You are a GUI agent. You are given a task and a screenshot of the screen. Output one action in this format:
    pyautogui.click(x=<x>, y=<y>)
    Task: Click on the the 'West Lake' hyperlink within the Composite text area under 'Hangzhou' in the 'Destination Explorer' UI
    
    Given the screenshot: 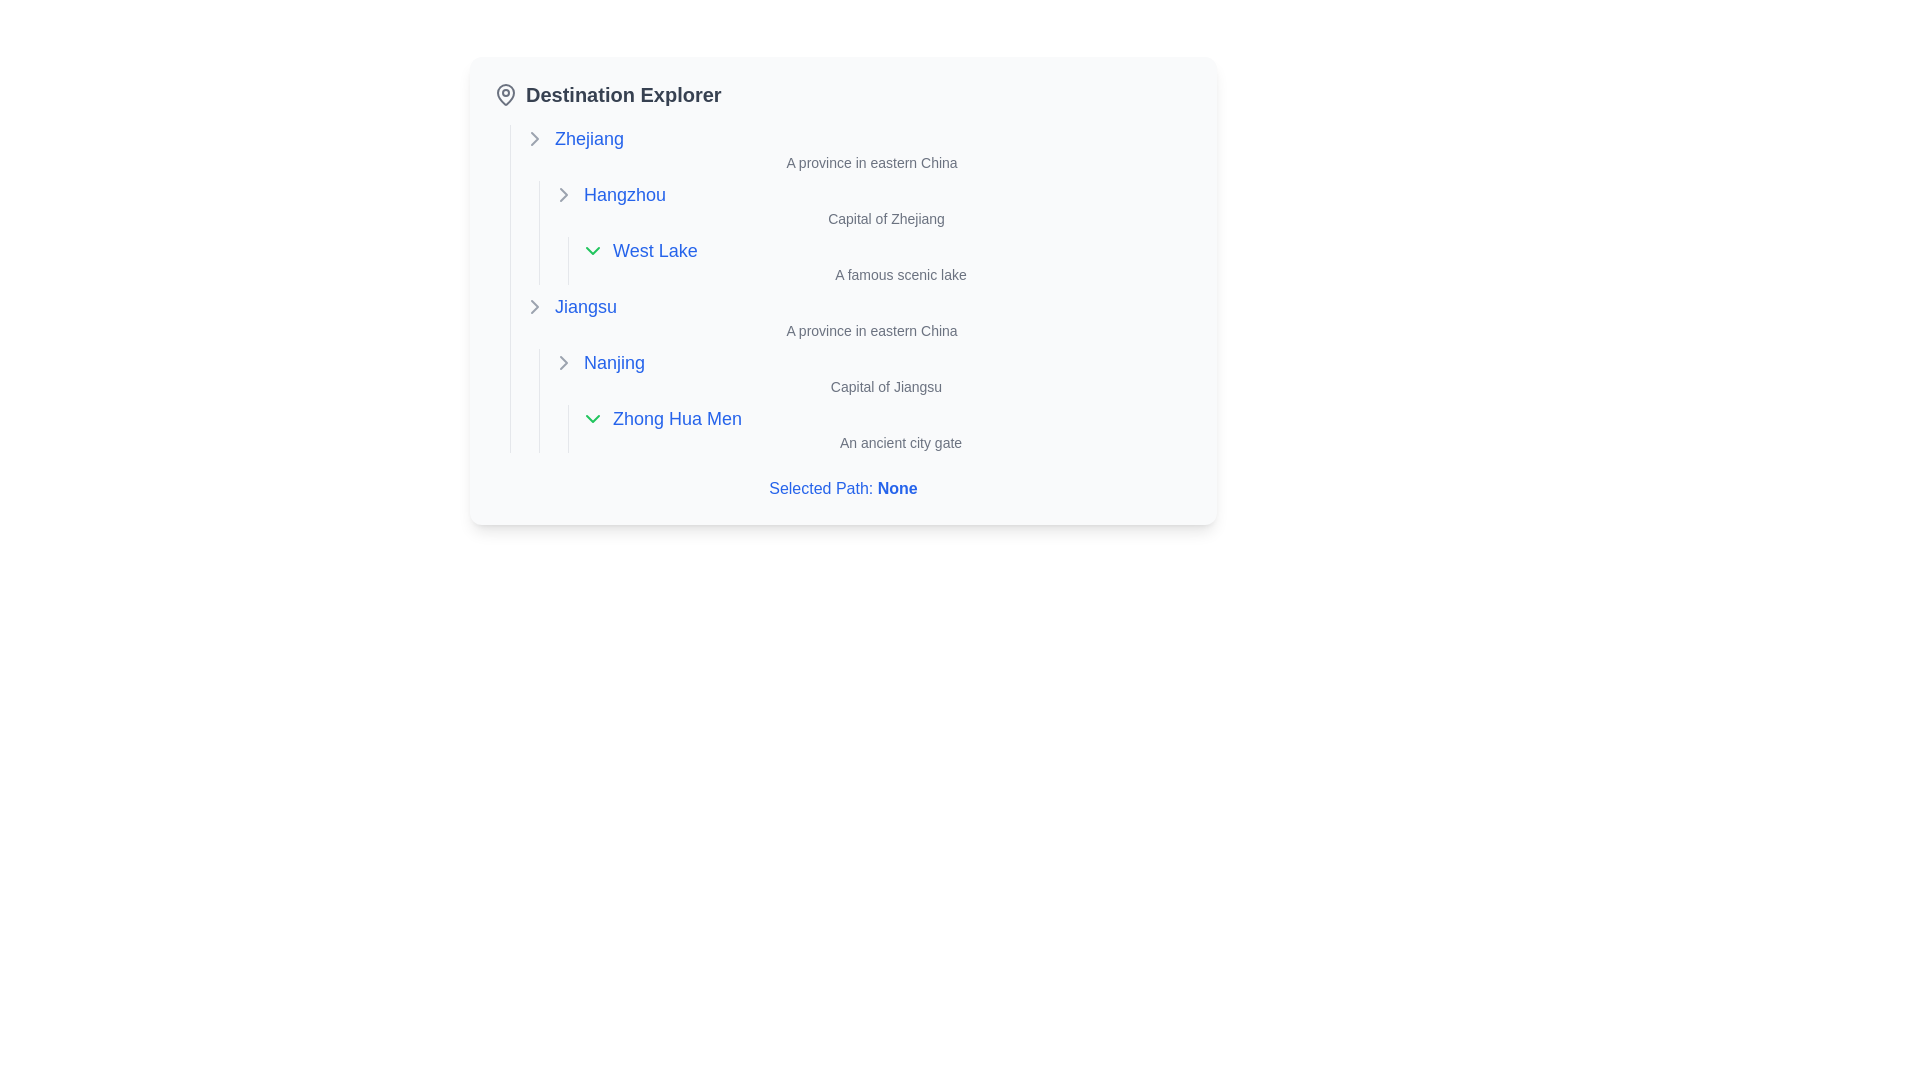 What is the action you would take?
    pyautogui.click(x=880, y=260)
    